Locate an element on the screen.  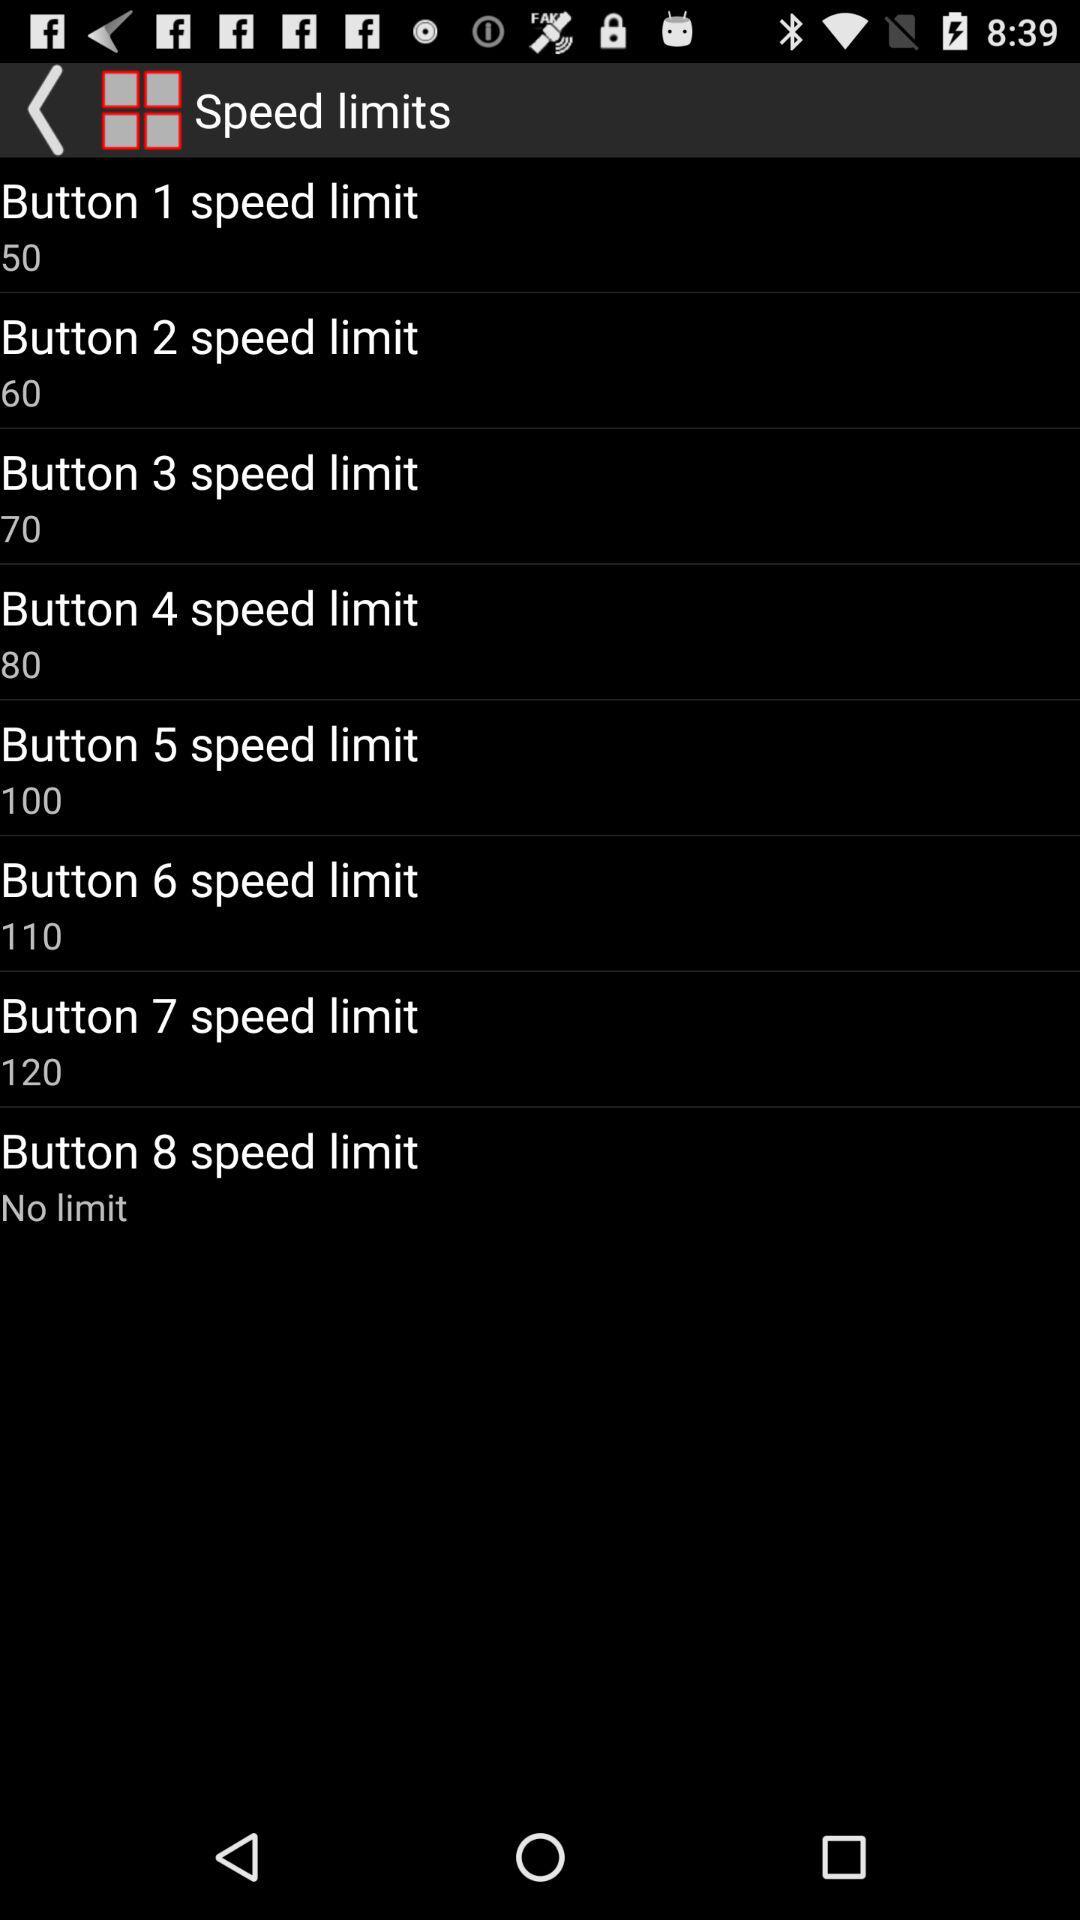
item above button 7 speed item is located at coordinates (31, 934).